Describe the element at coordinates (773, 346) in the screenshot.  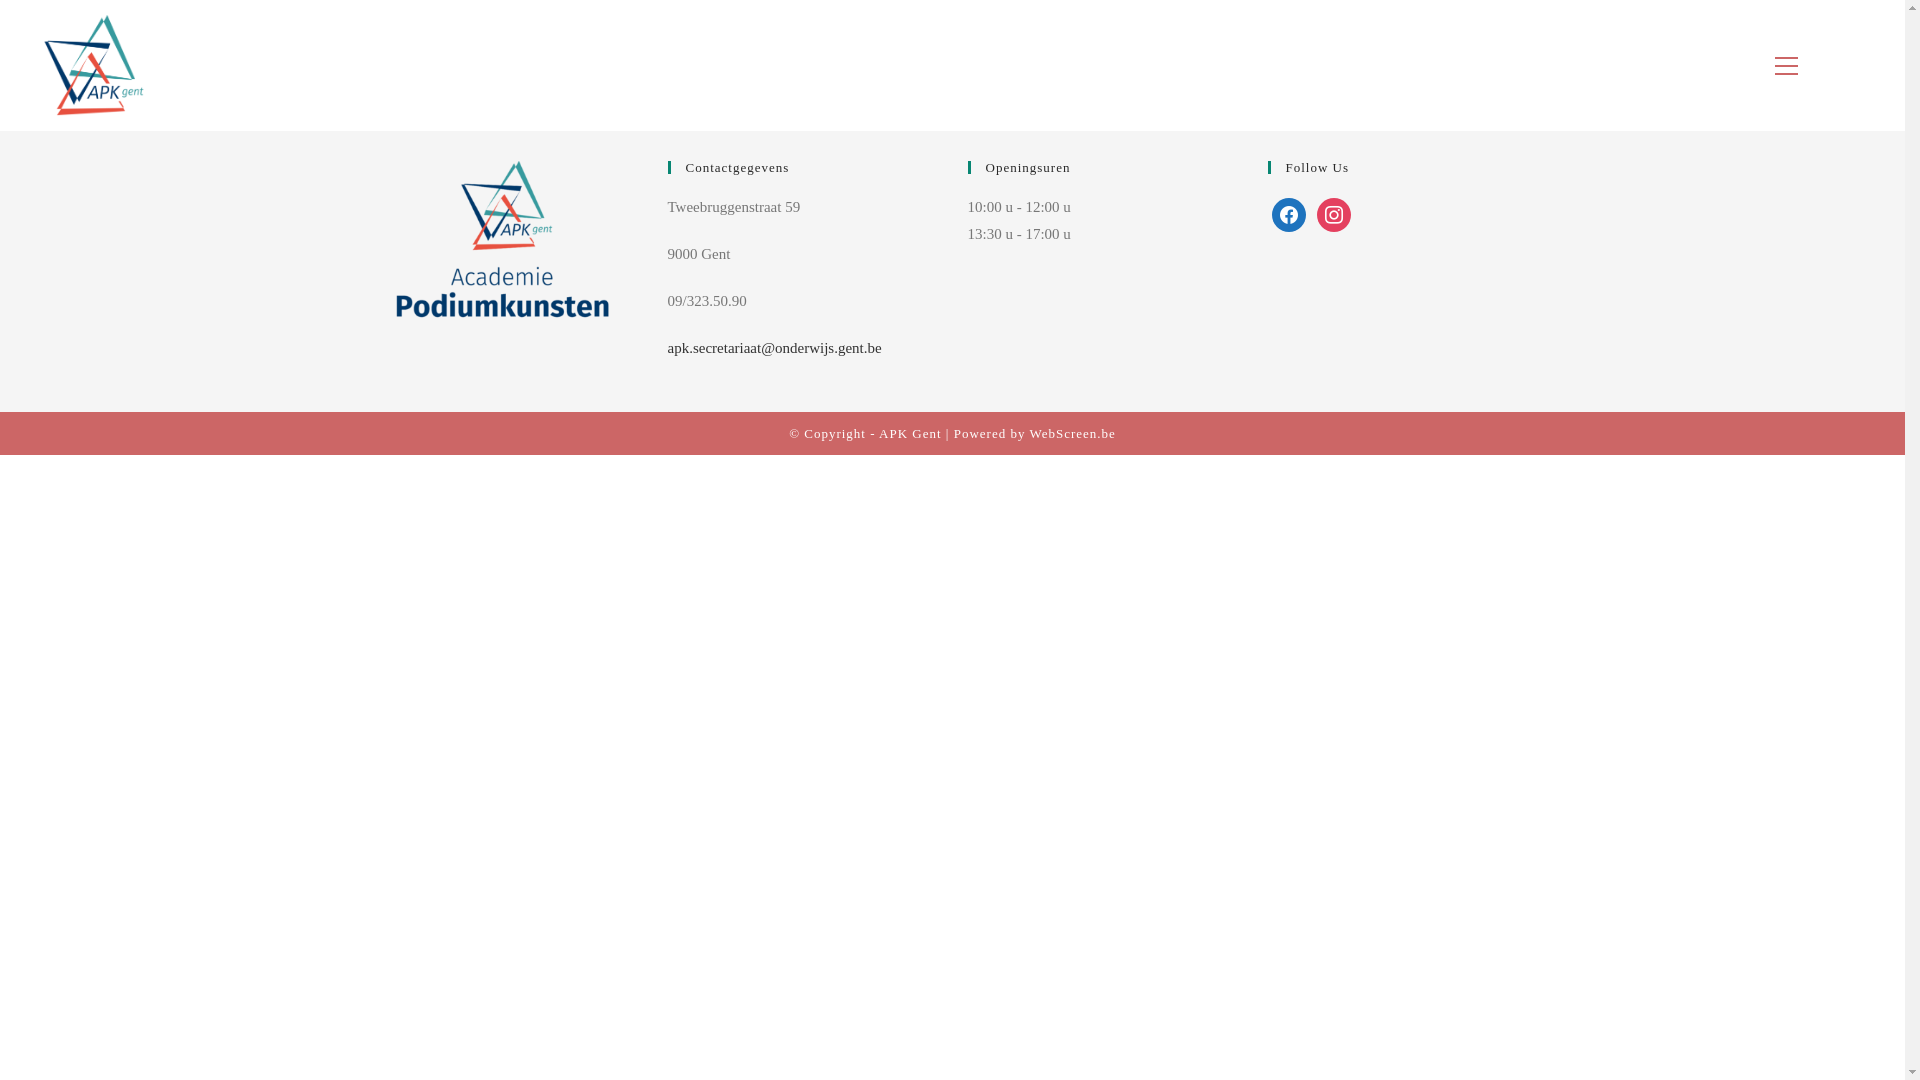
I see `'apk.secretariaat@onderwijs.gent.be'` at that location.